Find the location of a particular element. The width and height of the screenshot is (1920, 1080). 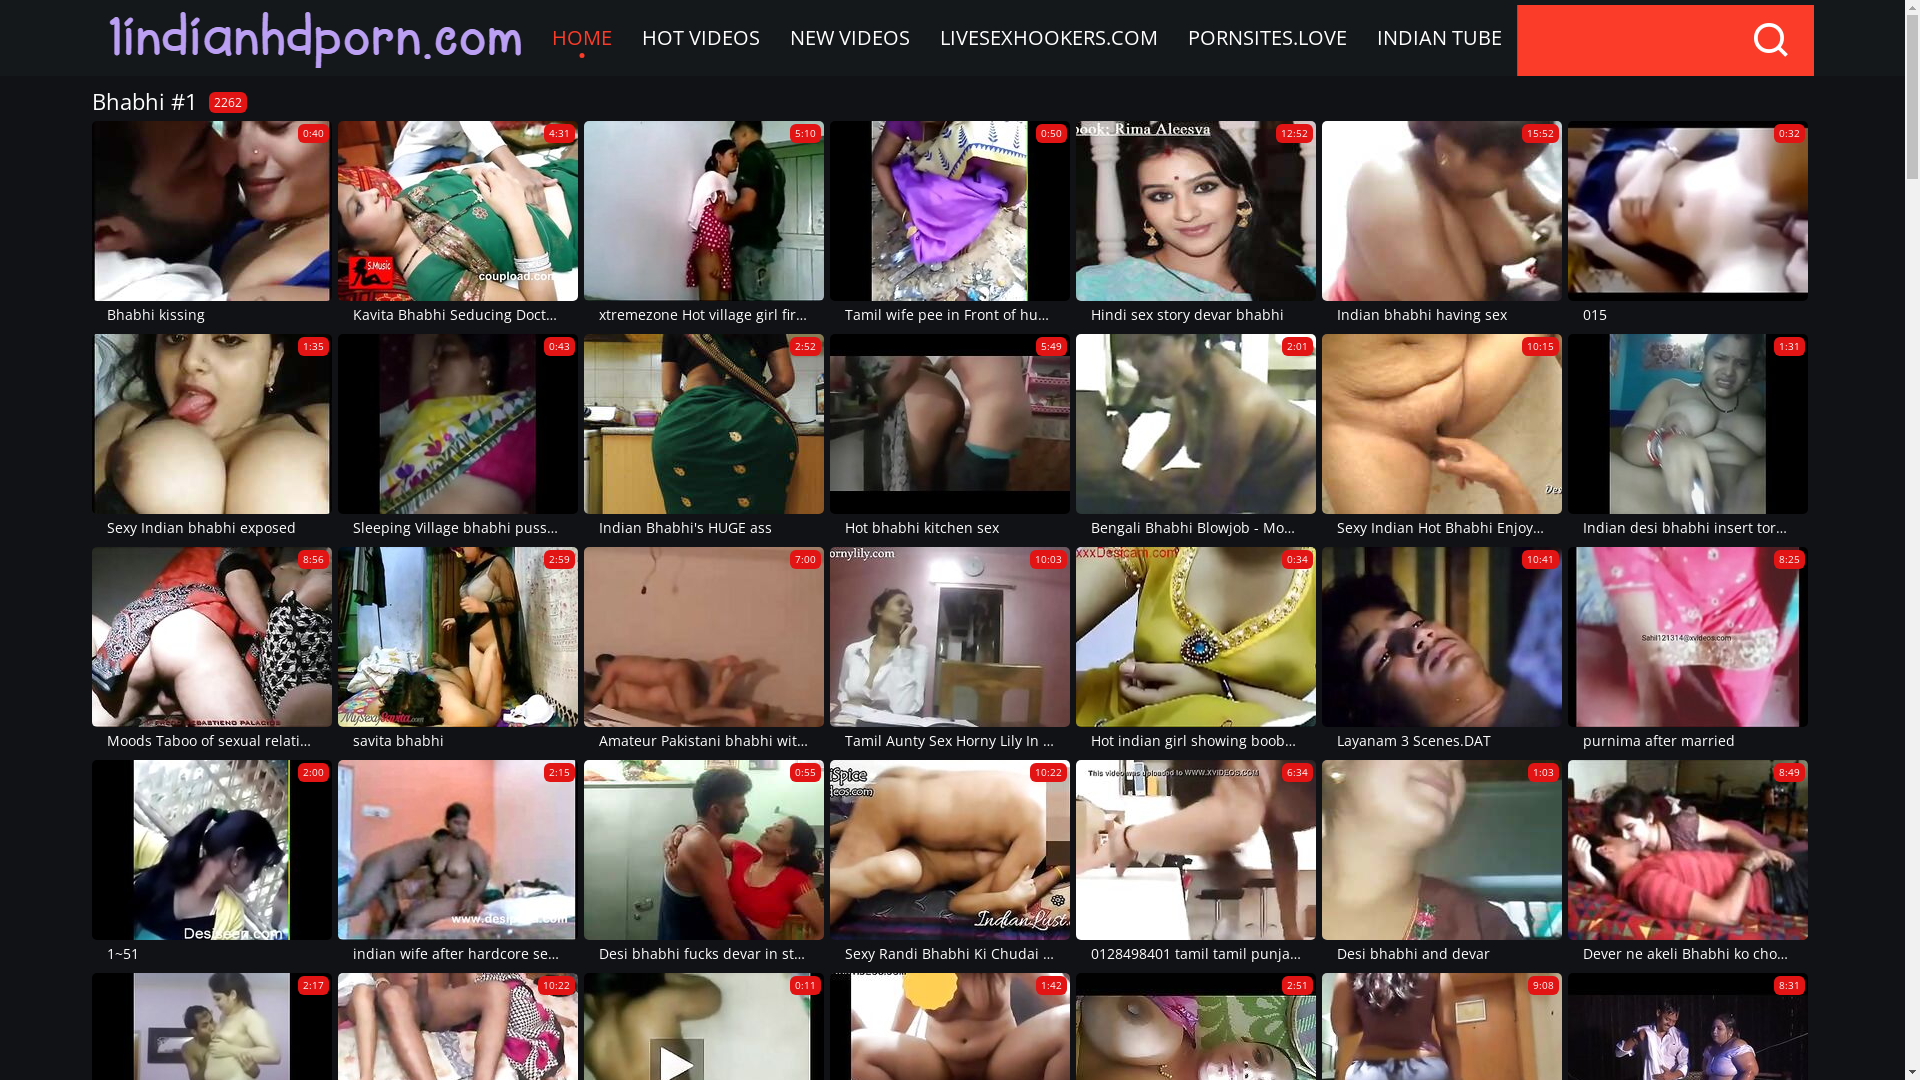

'INDIAN TUBE' is located at coordinates (1438, 38).